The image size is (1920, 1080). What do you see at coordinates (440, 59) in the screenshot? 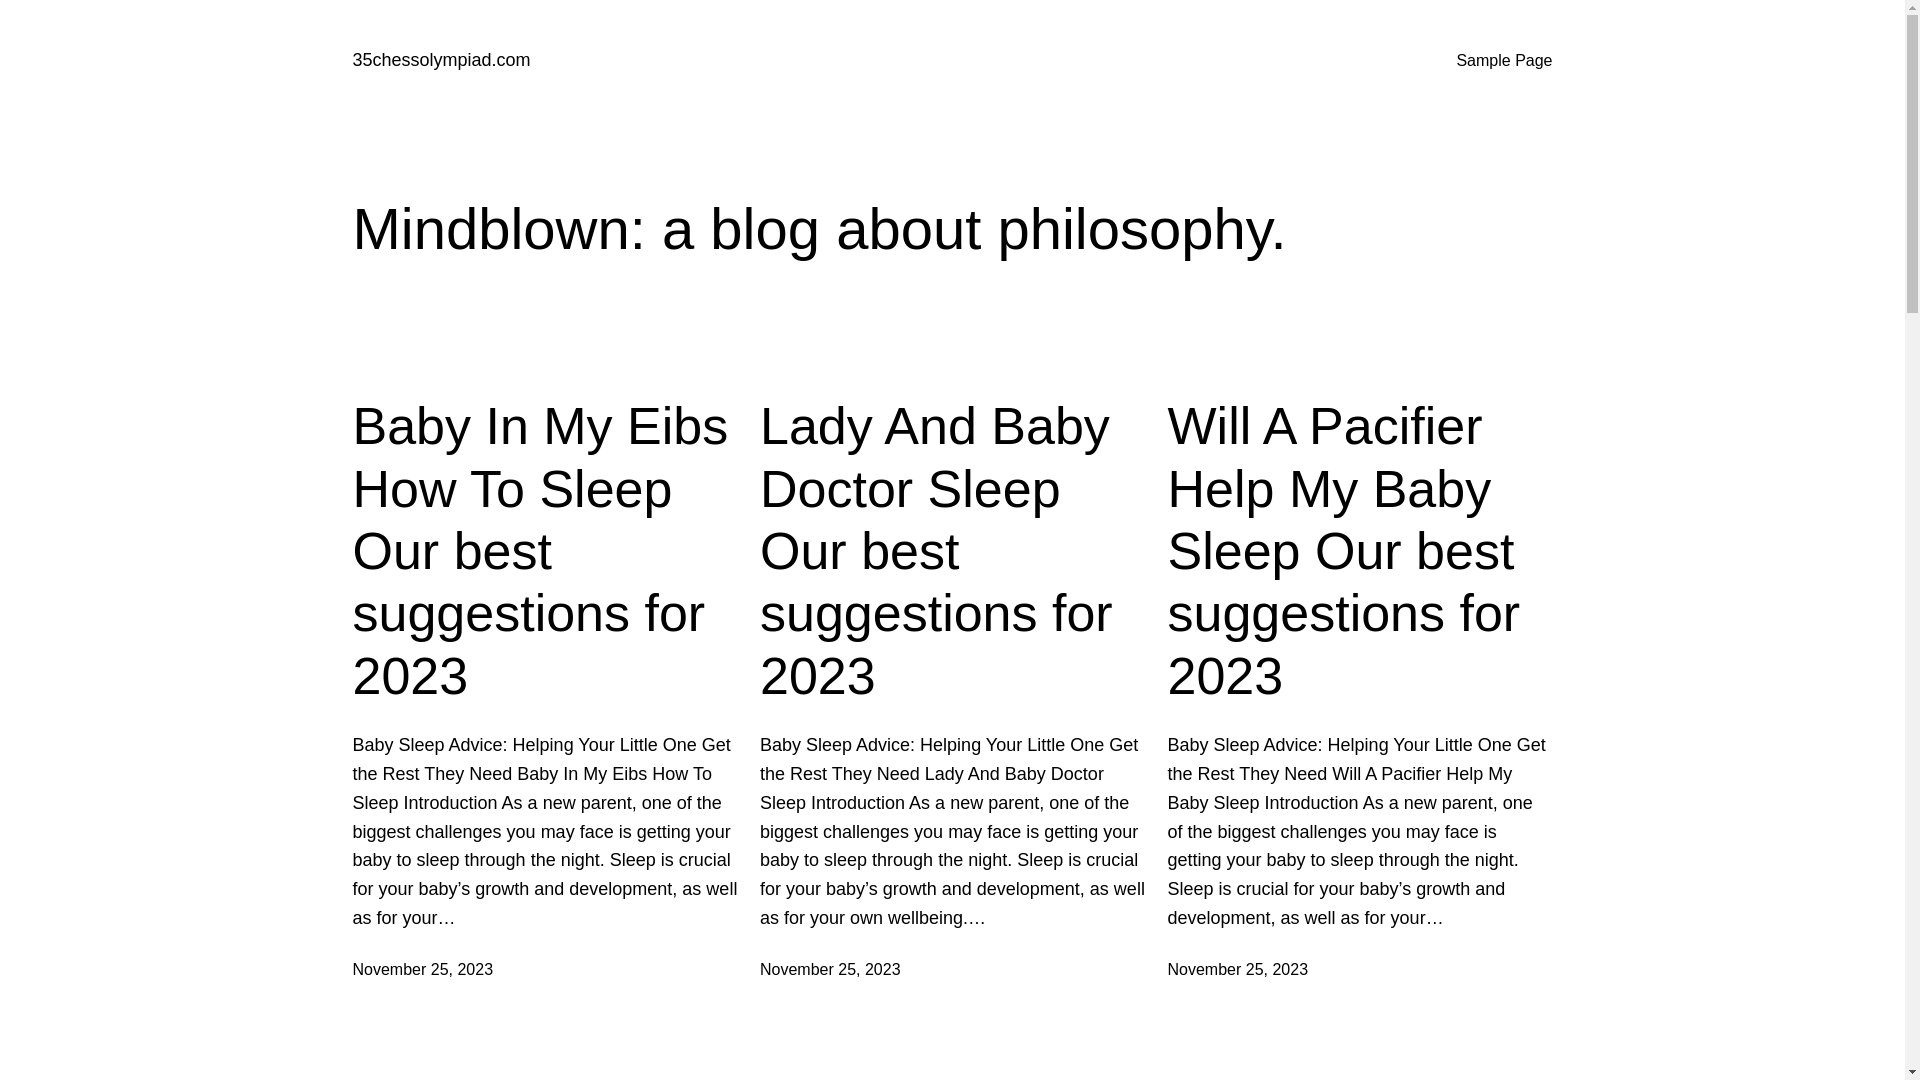
I see `'35chessolympiad.com'` at bounding box center [440, 59].